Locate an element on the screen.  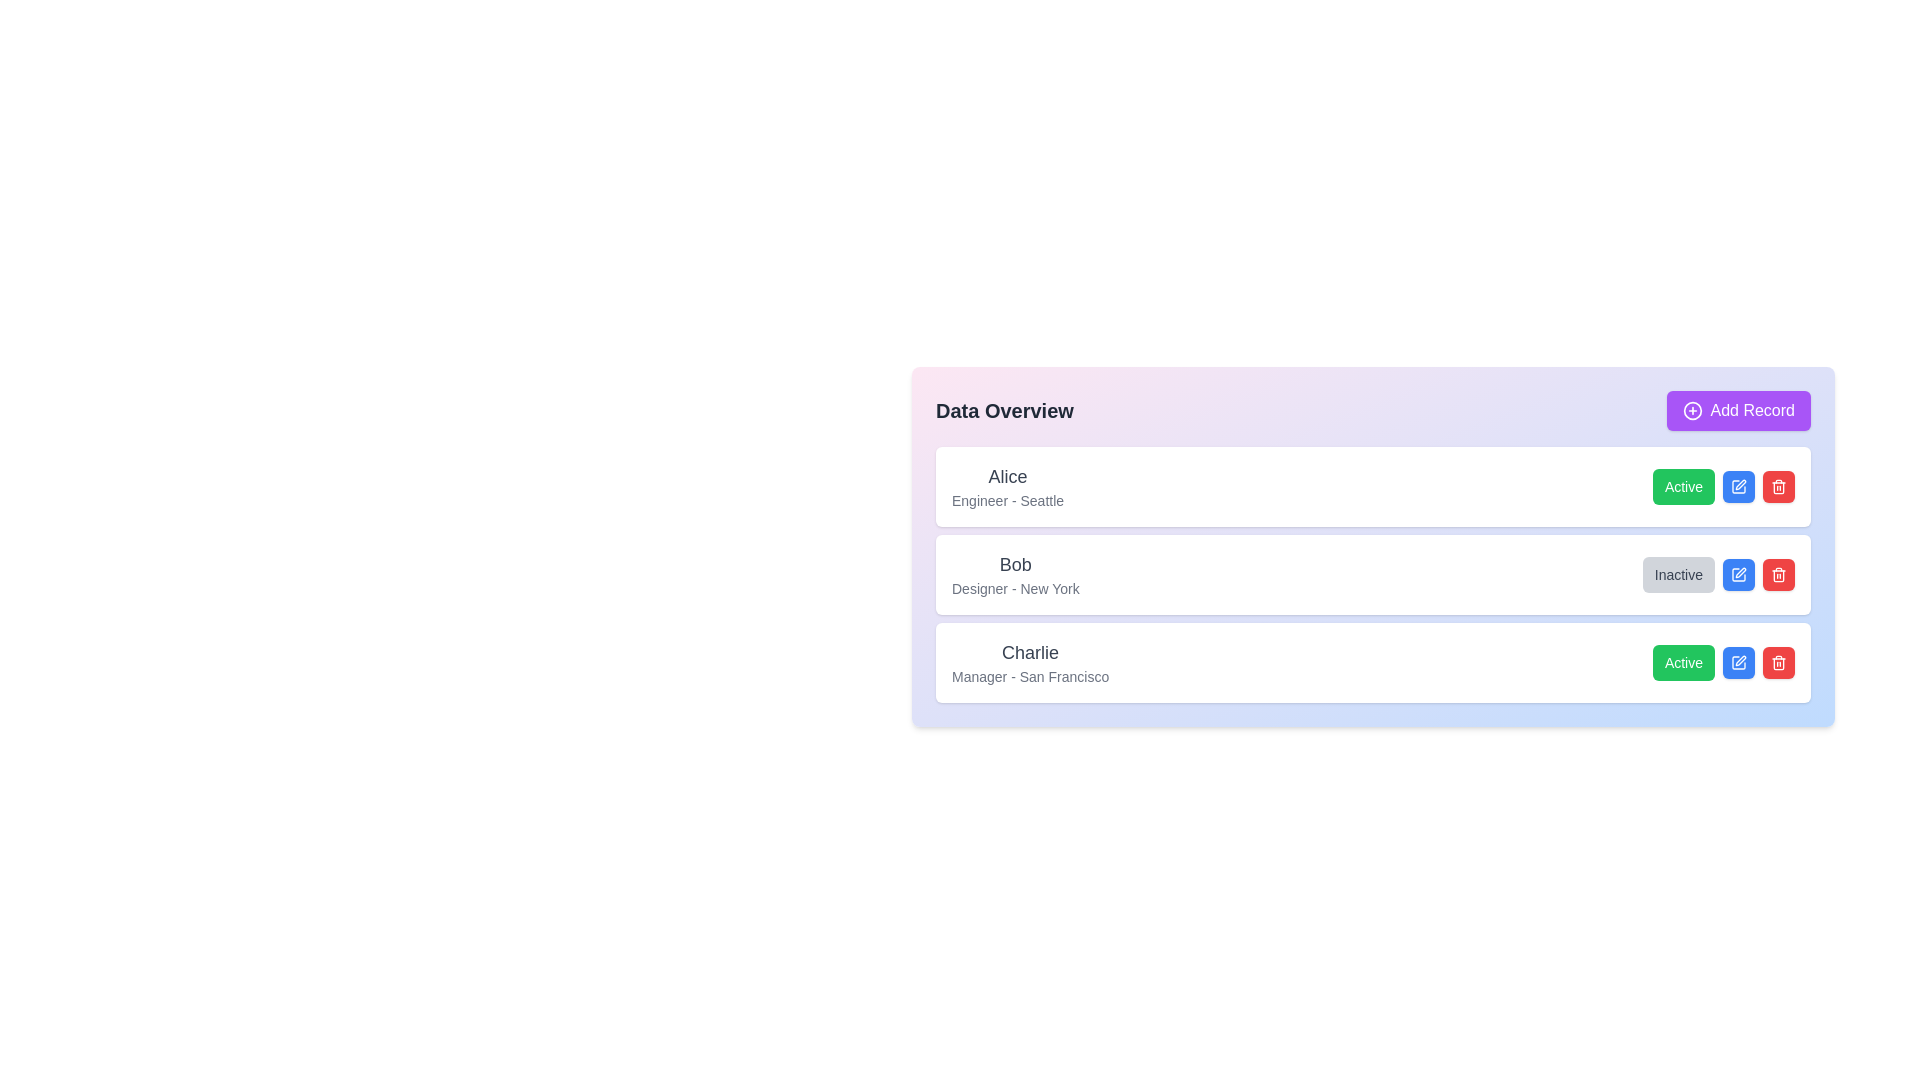
the first button in the structured list is located at coordinates (1683, 663).